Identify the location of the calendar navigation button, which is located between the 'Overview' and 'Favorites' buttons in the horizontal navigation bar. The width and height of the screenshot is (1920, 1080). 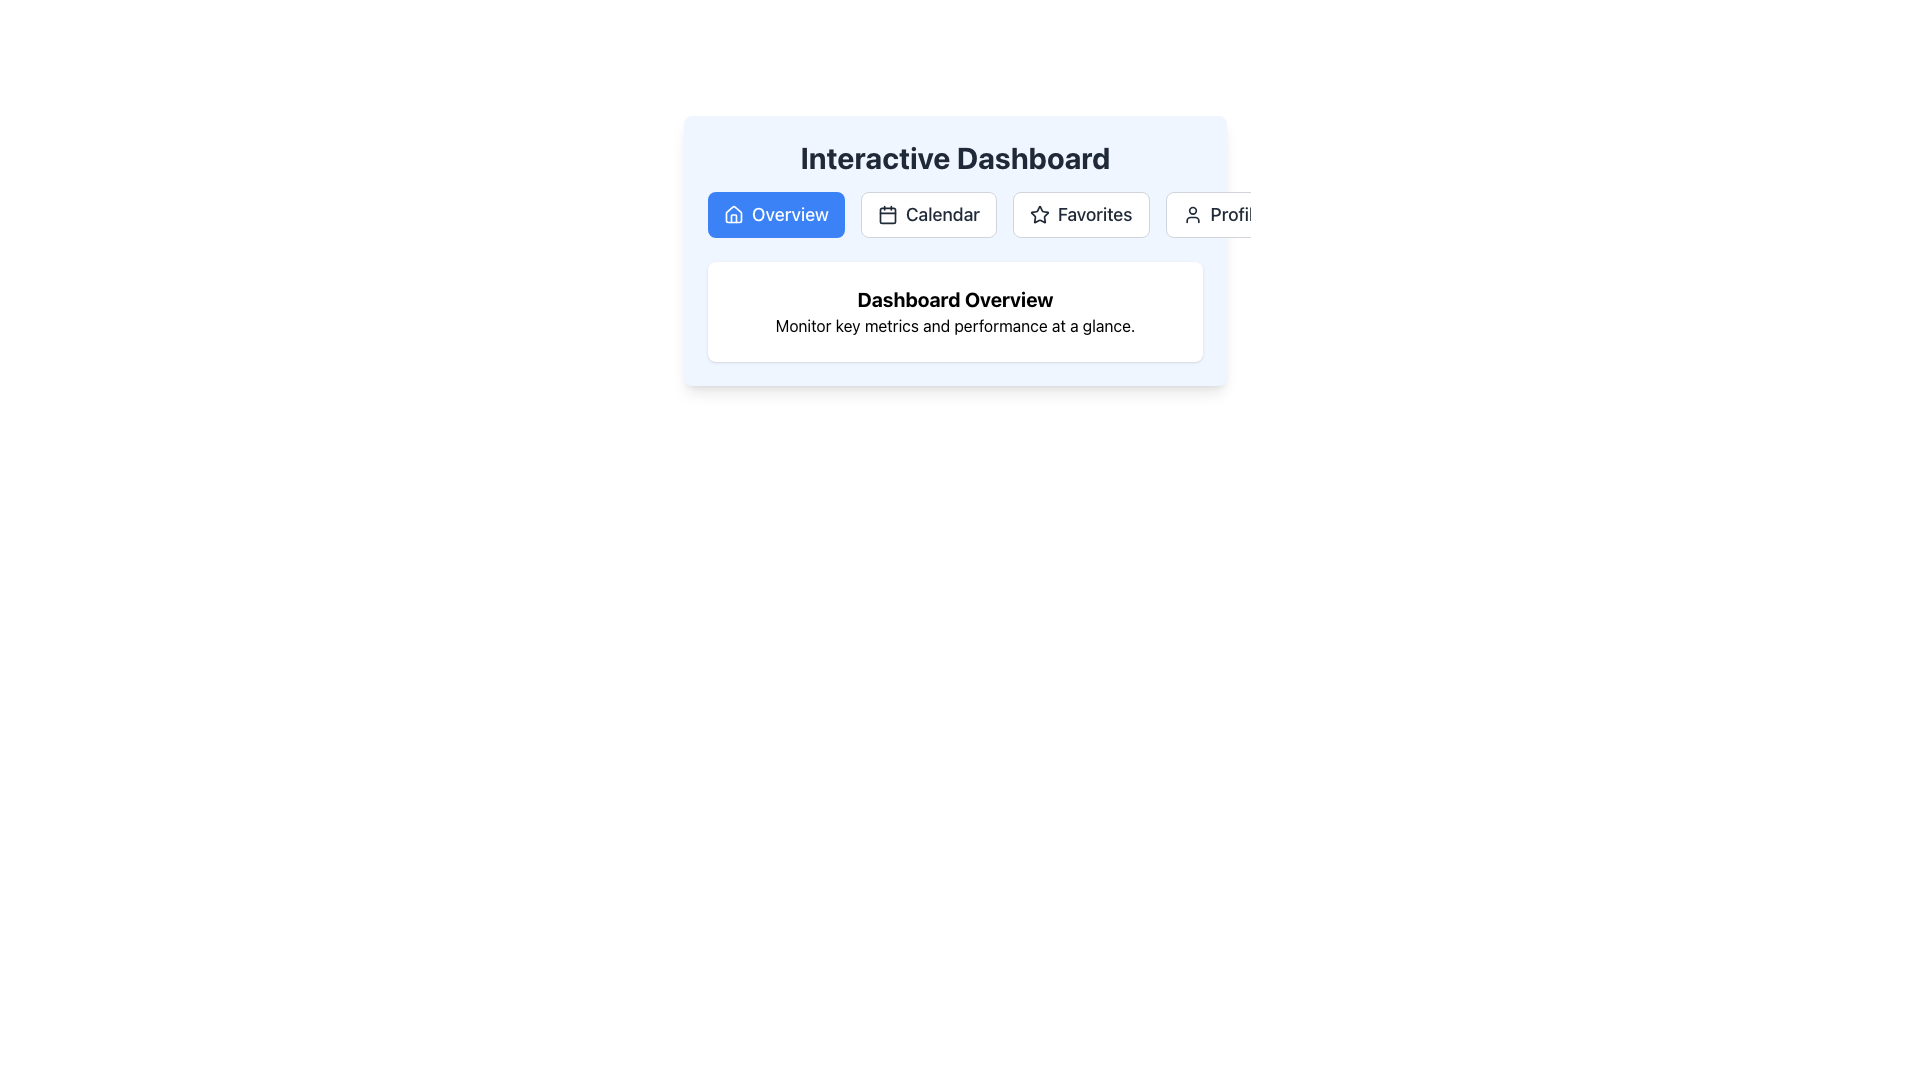
(927, 215).